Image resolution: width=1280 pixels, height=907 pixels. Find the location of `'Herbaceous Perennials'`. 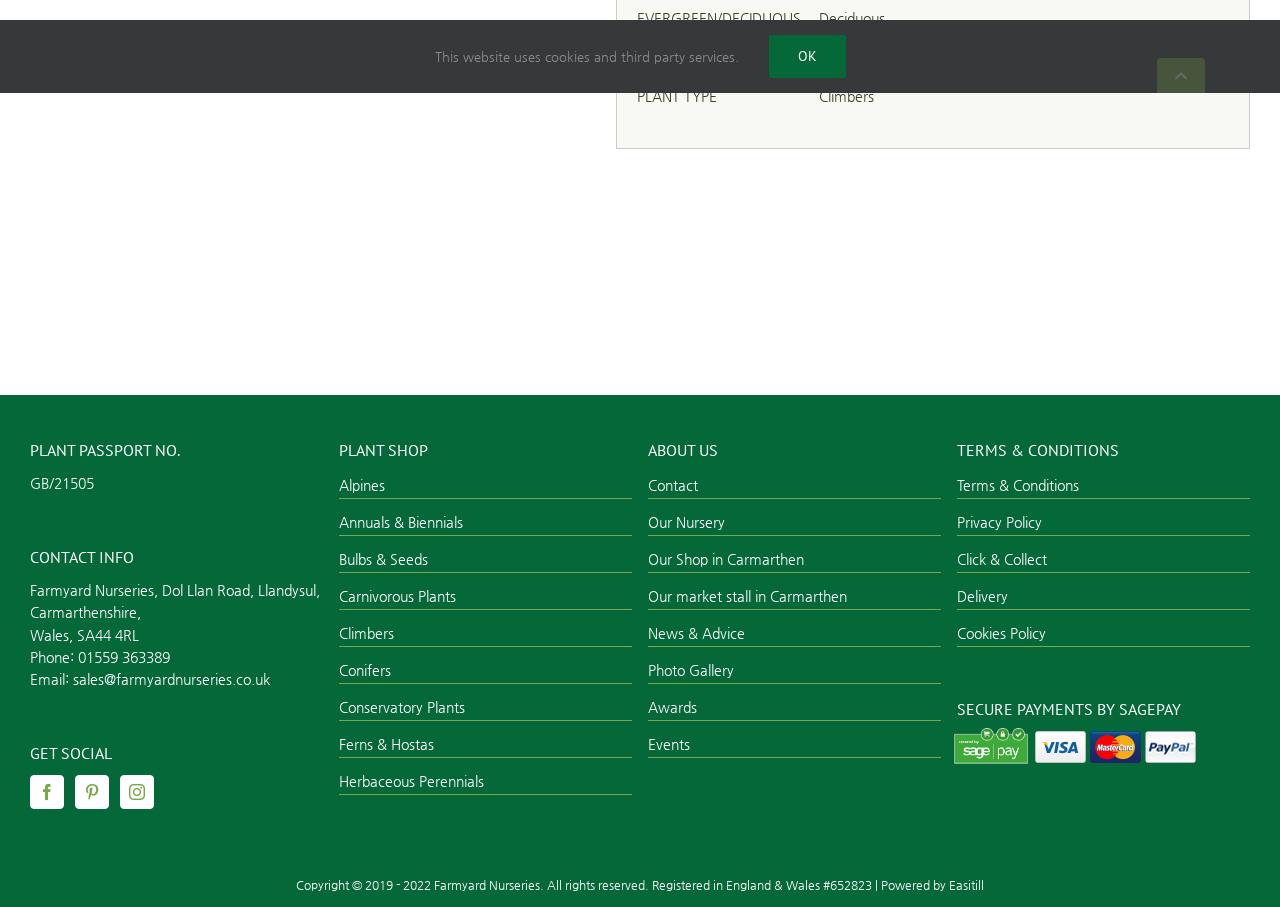

'Herbaceous Perennials' is located at coordinates (338, 780).